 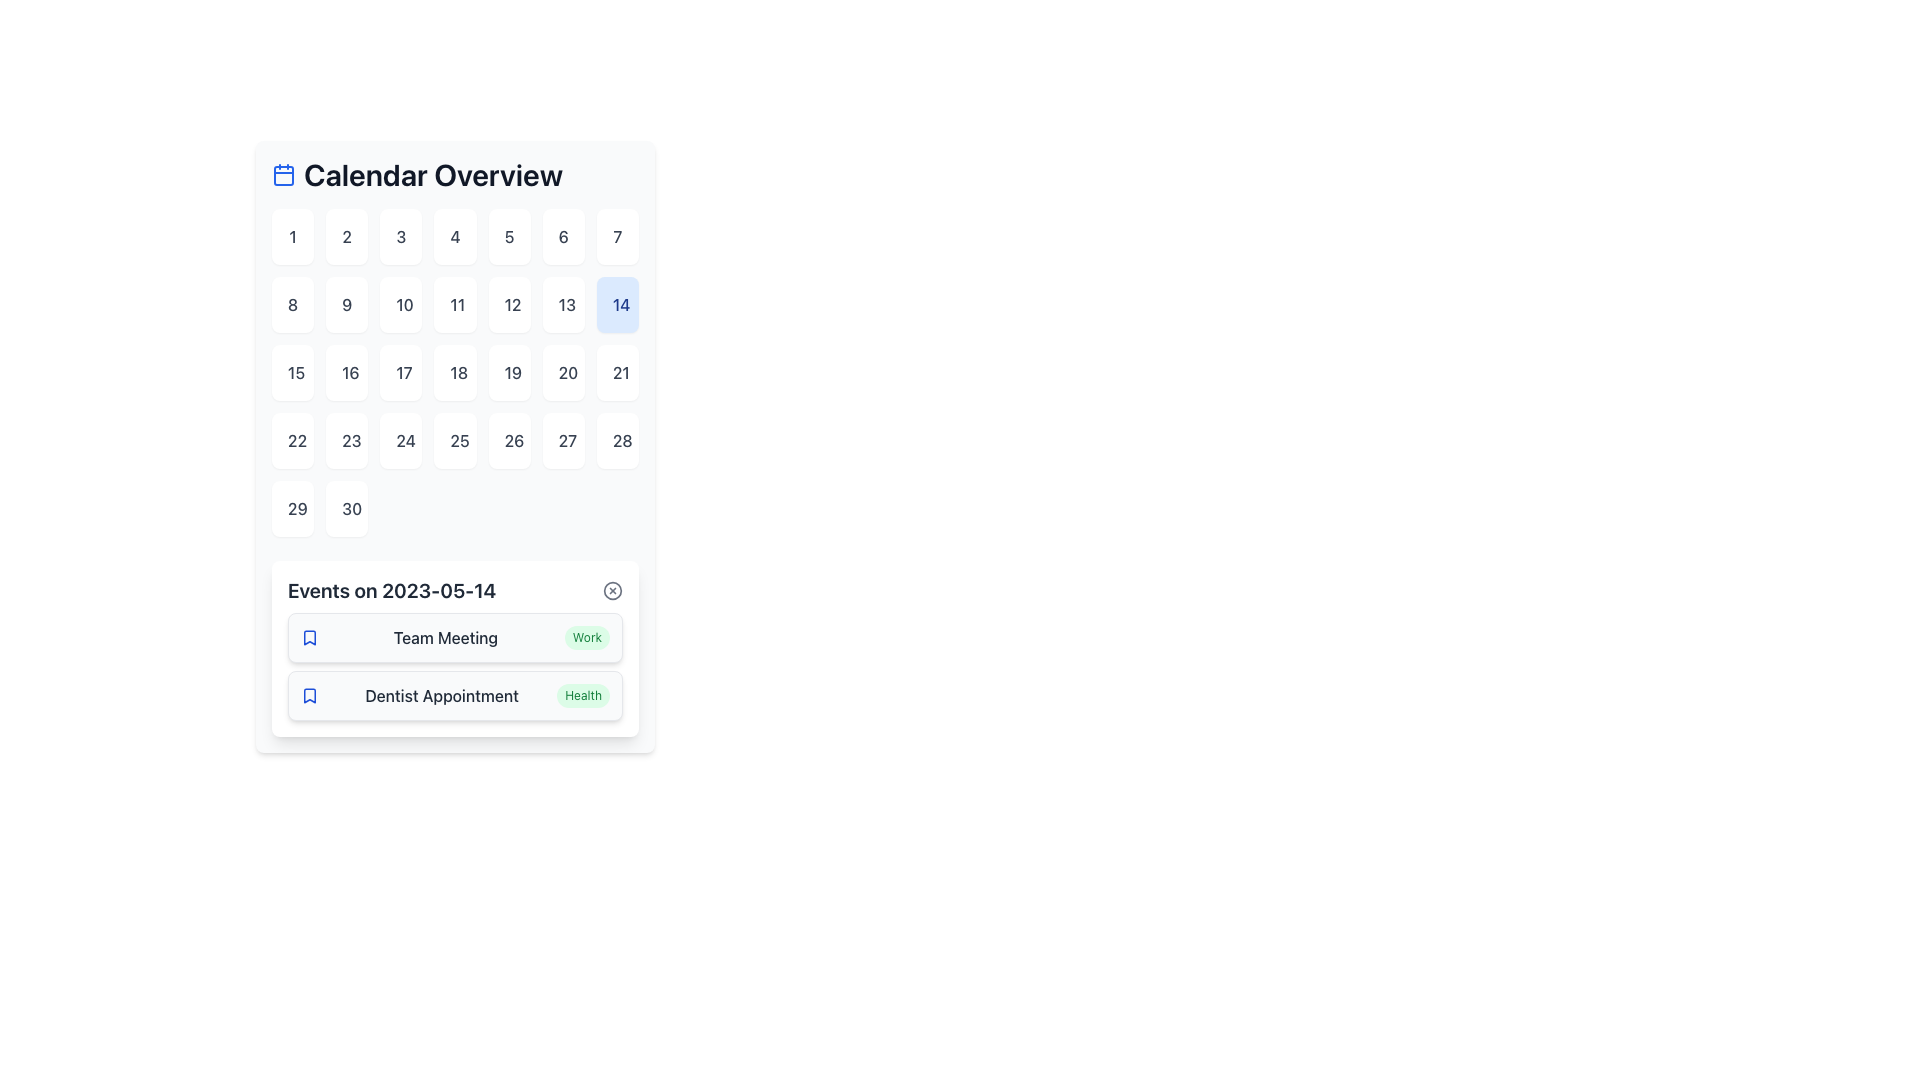 I want to click on the button representing the day in the calendar interface, located in the second position of the third row, so click(x=347, y=373).